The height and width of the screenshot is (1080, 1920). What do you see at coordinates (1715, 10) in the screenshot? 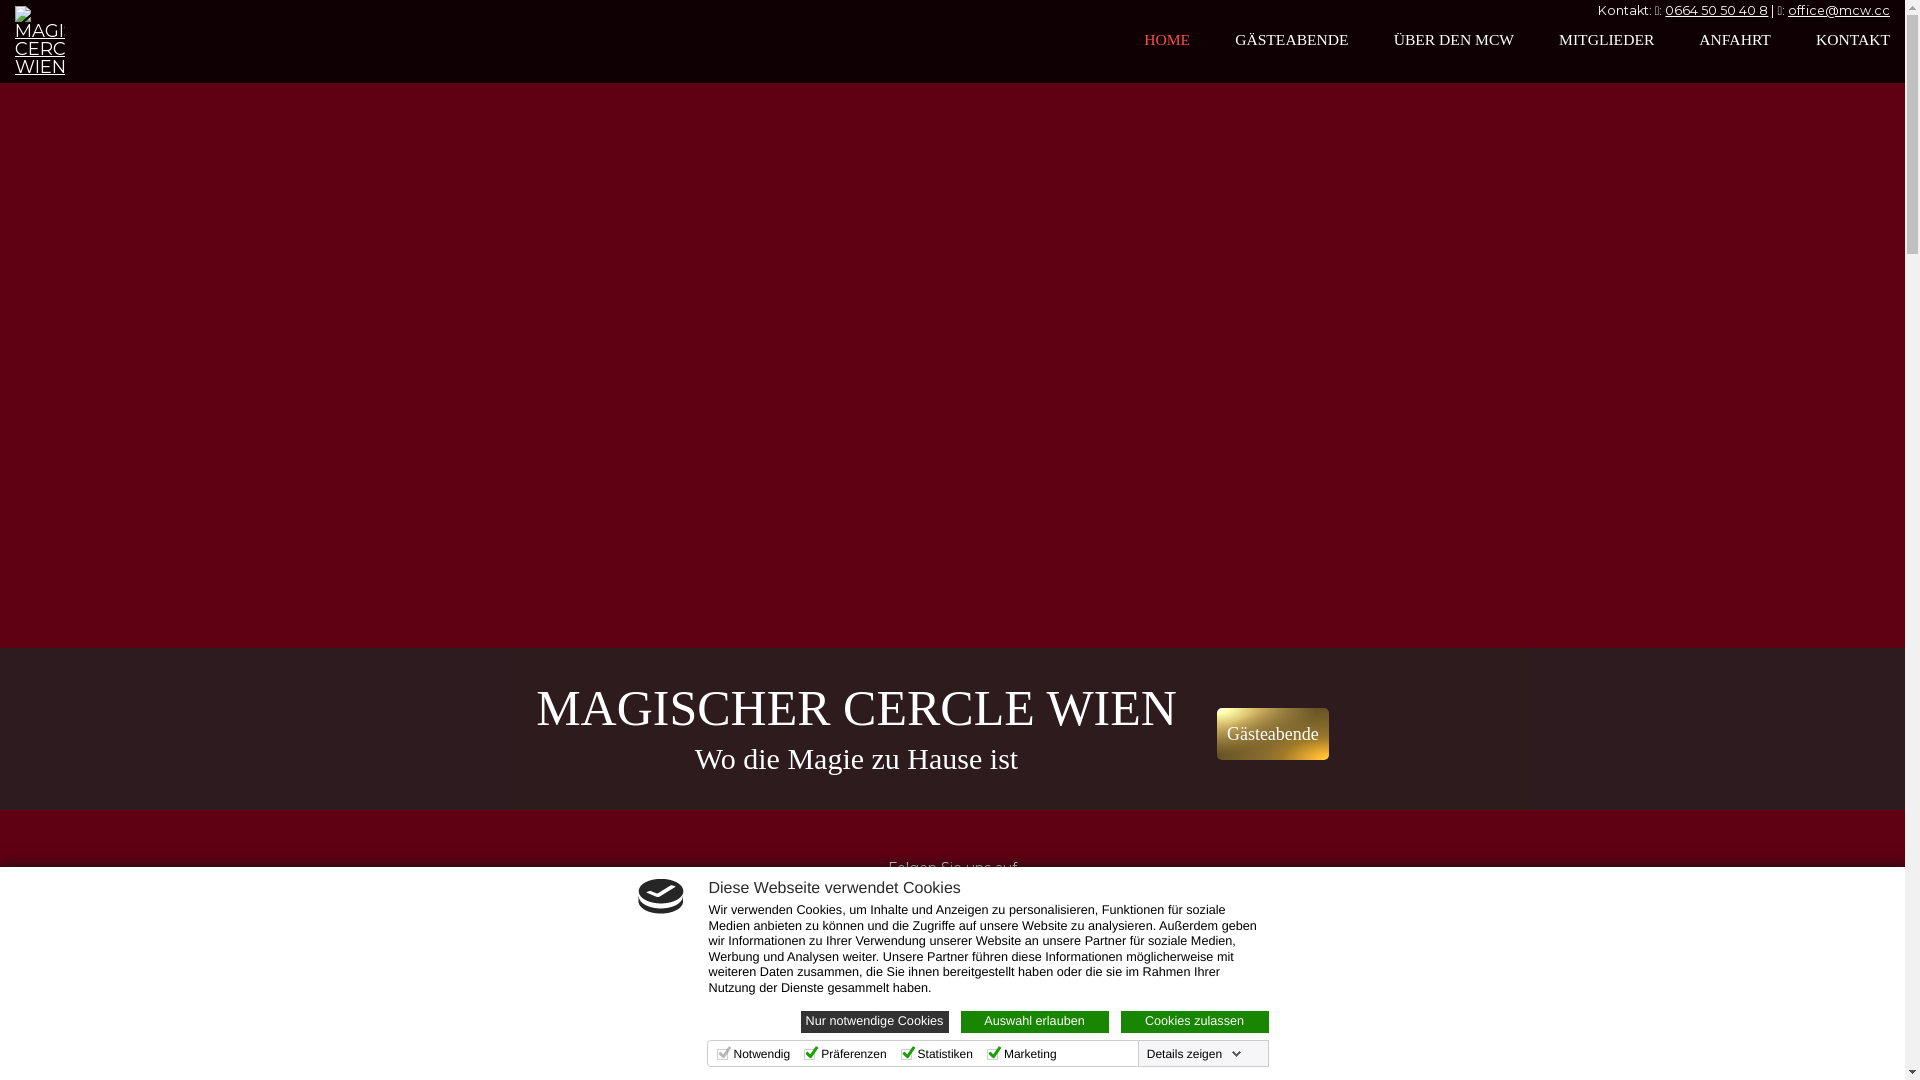
I see `'0664 50 50 40 8'` at bounding box center [1715, 10].